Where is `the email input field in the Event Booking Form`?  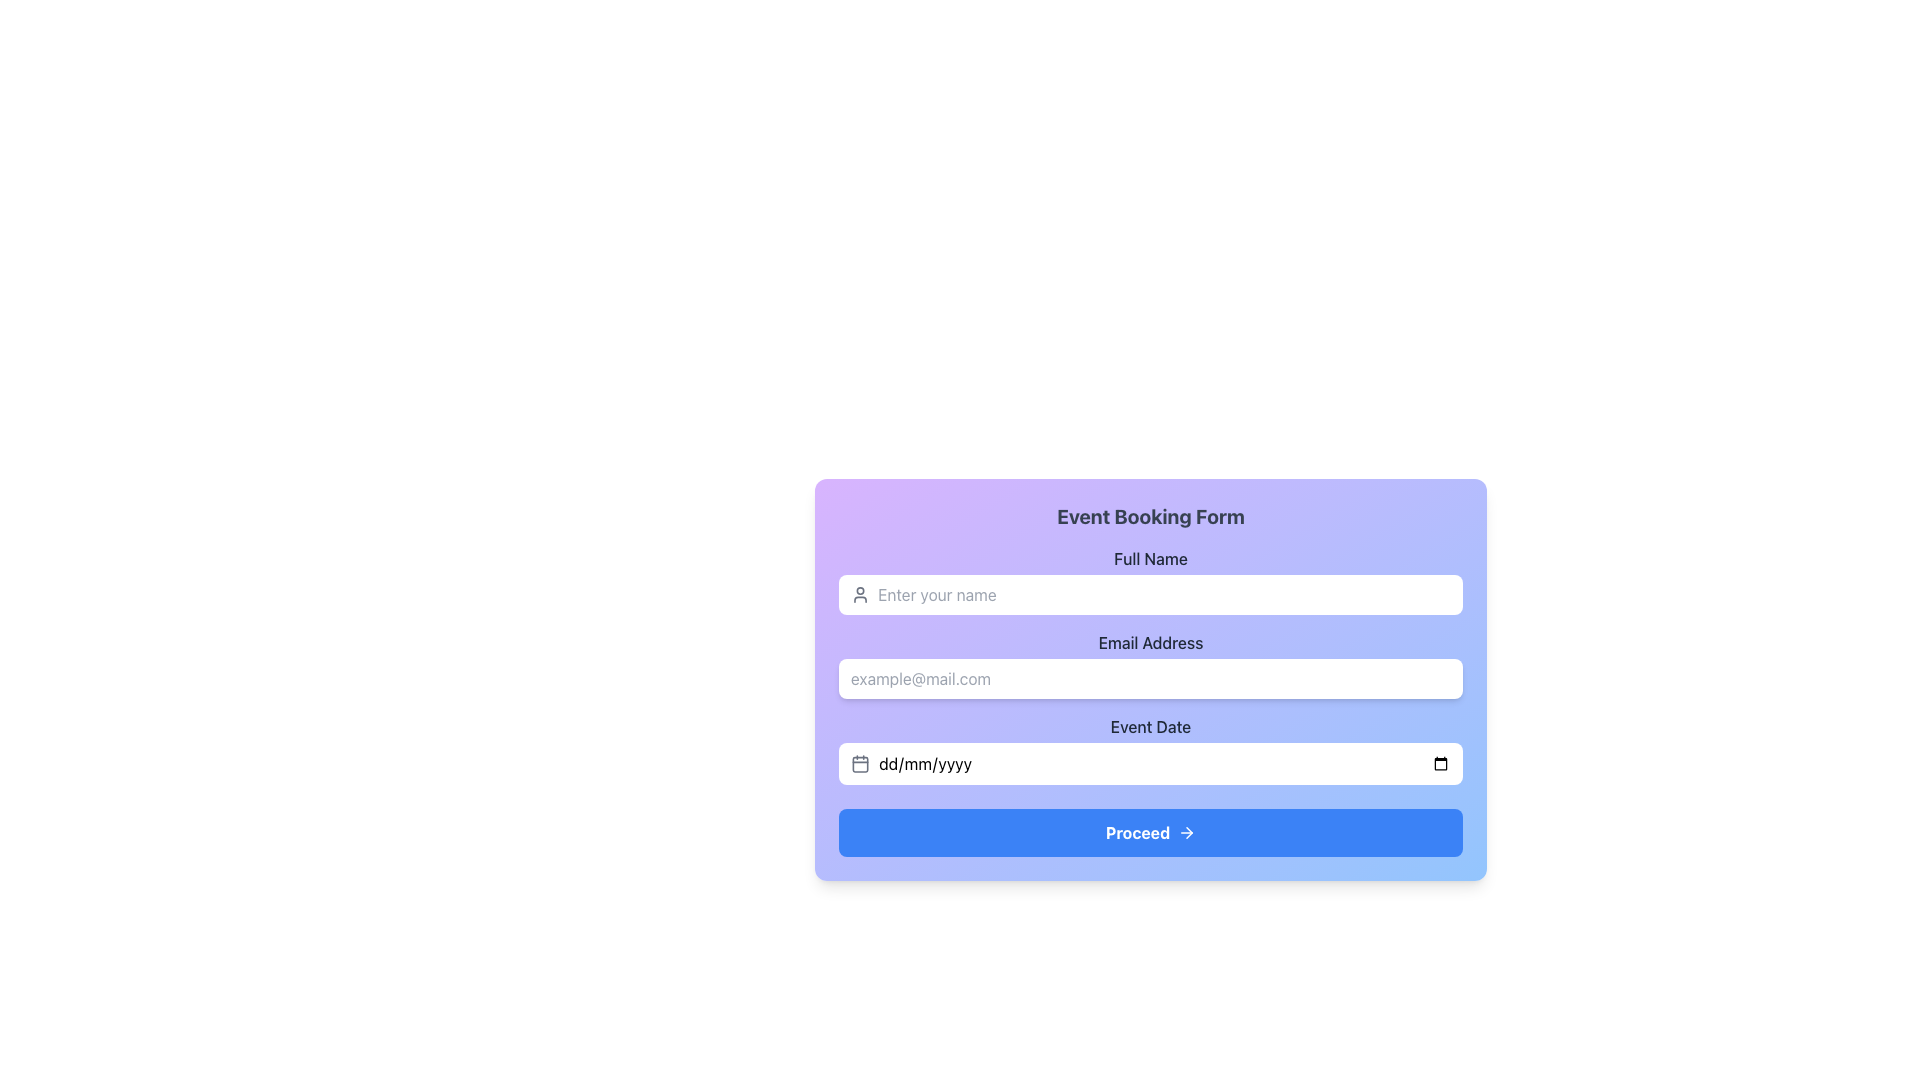 the email input field in the Event Booking Form is located at coordinates (1151, 664).